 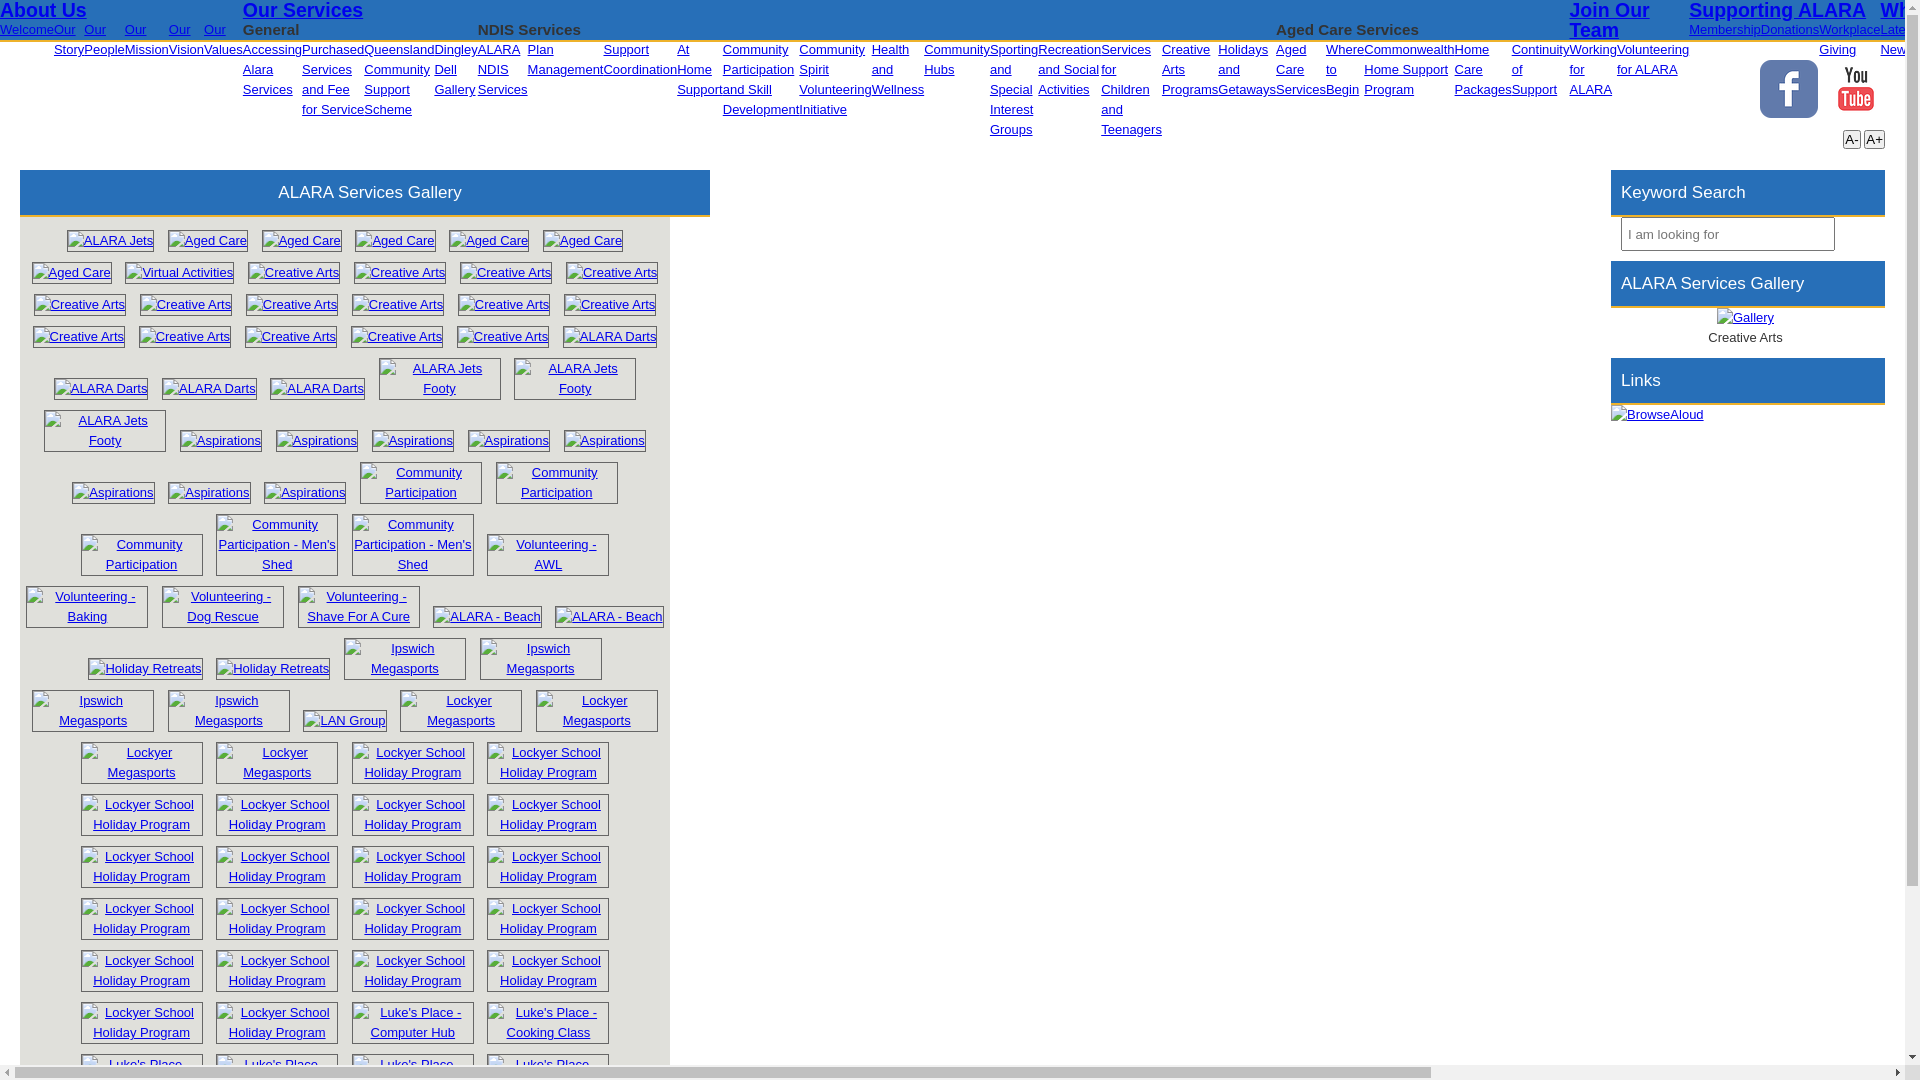 I want to click on 'Skip to content', so click(x=0, y=9).